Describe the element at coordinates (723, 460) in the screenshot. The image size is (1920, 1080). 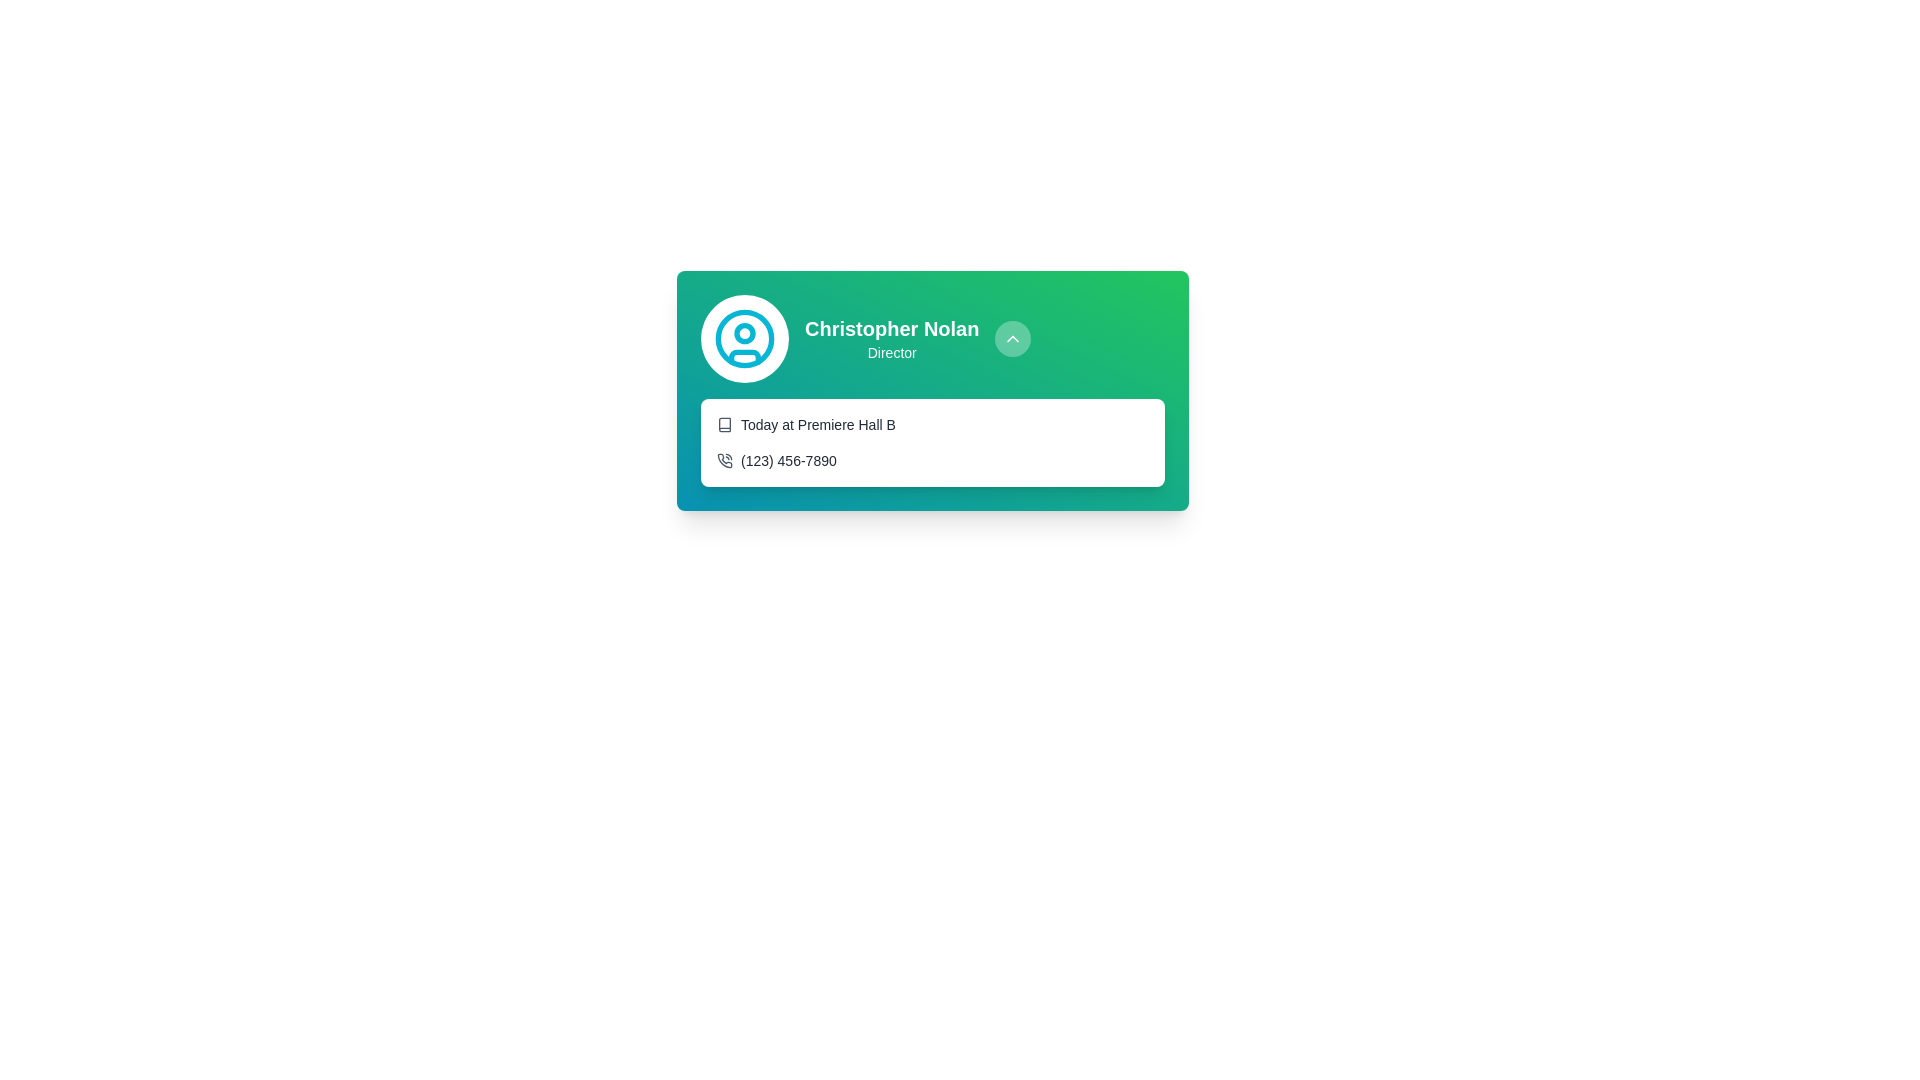
I see `the phone number icon located to the left of '(123) 456-7890' associated with Christopher Nolan` at that location.